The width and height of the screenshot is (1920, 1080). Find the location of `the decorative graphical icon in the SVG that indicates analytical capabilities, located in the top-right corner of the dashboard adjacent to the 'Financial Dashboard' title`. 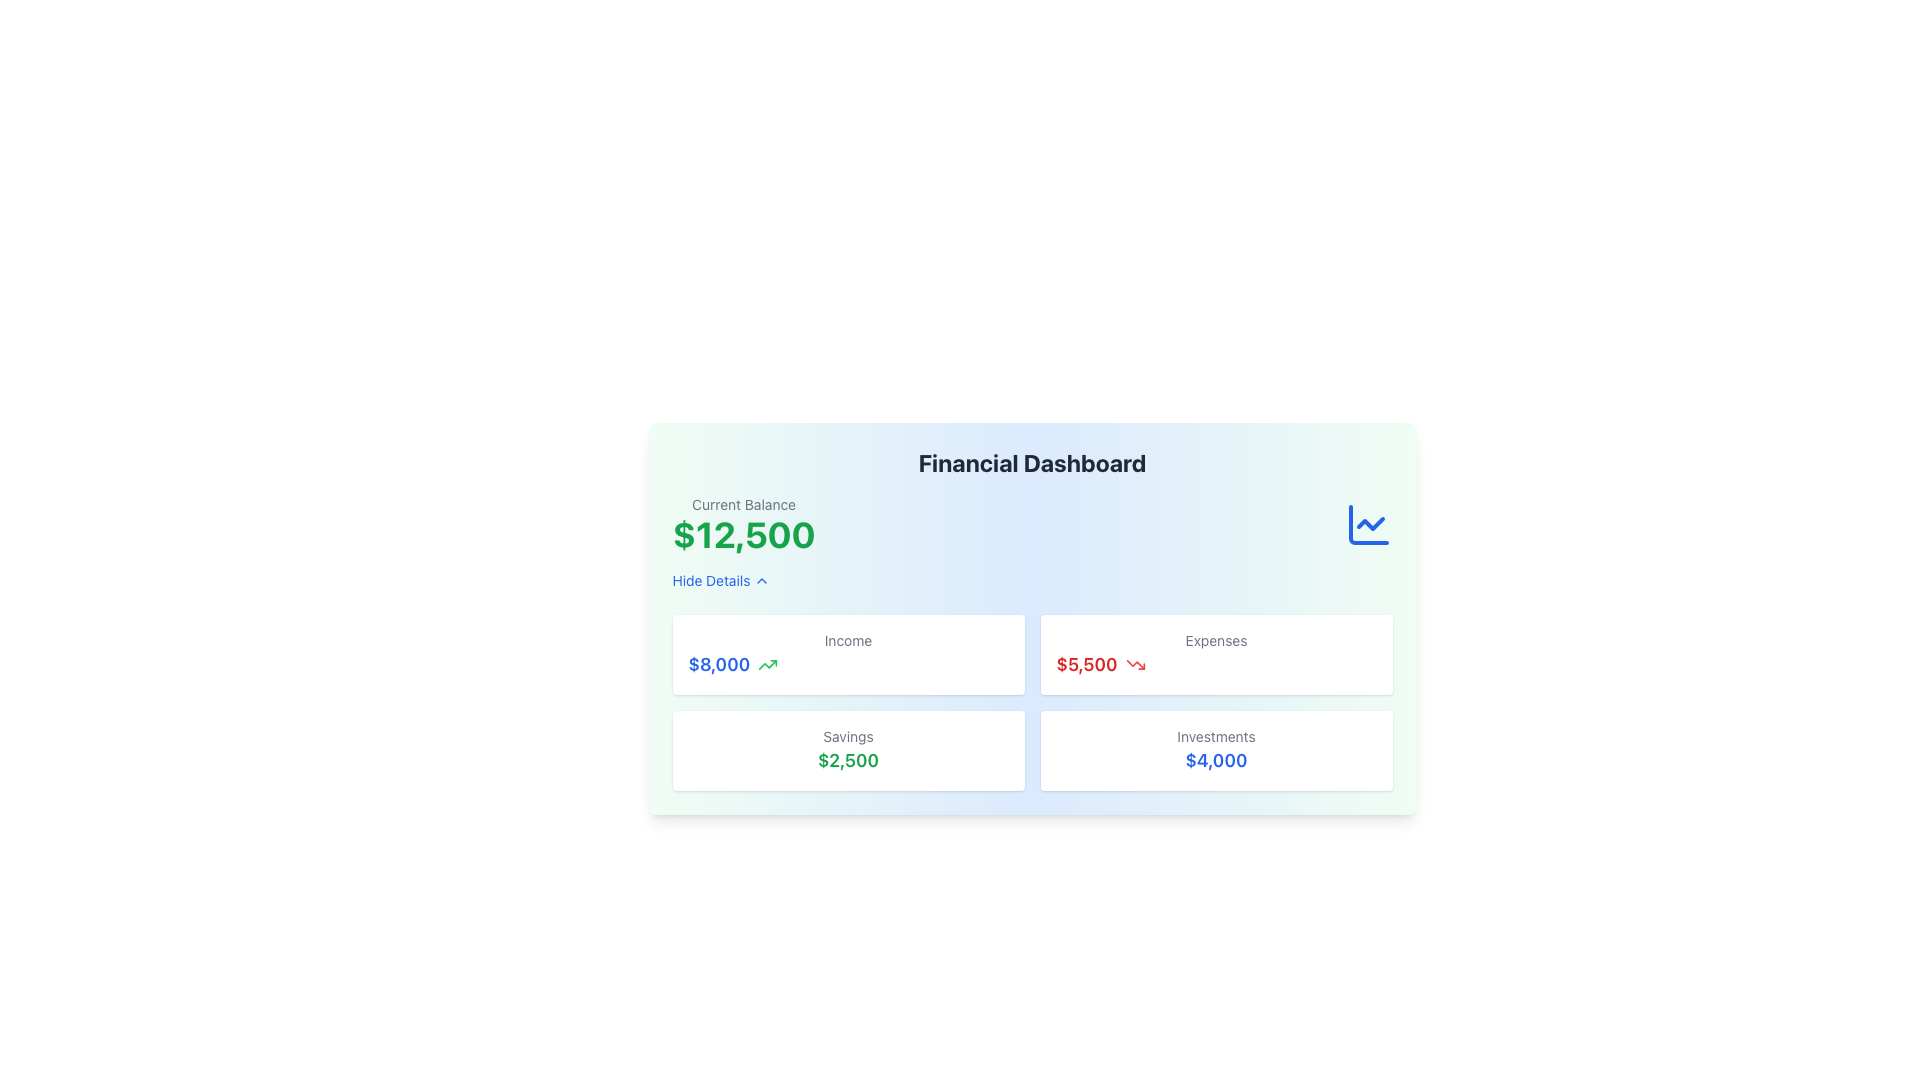

the decorative graphical icon in the SVG that indicates analytical capabilities, located in the top-right corner of the dashboard adjacent to the 'Financial Dashboard' title is located at coordinates (1367, 523).